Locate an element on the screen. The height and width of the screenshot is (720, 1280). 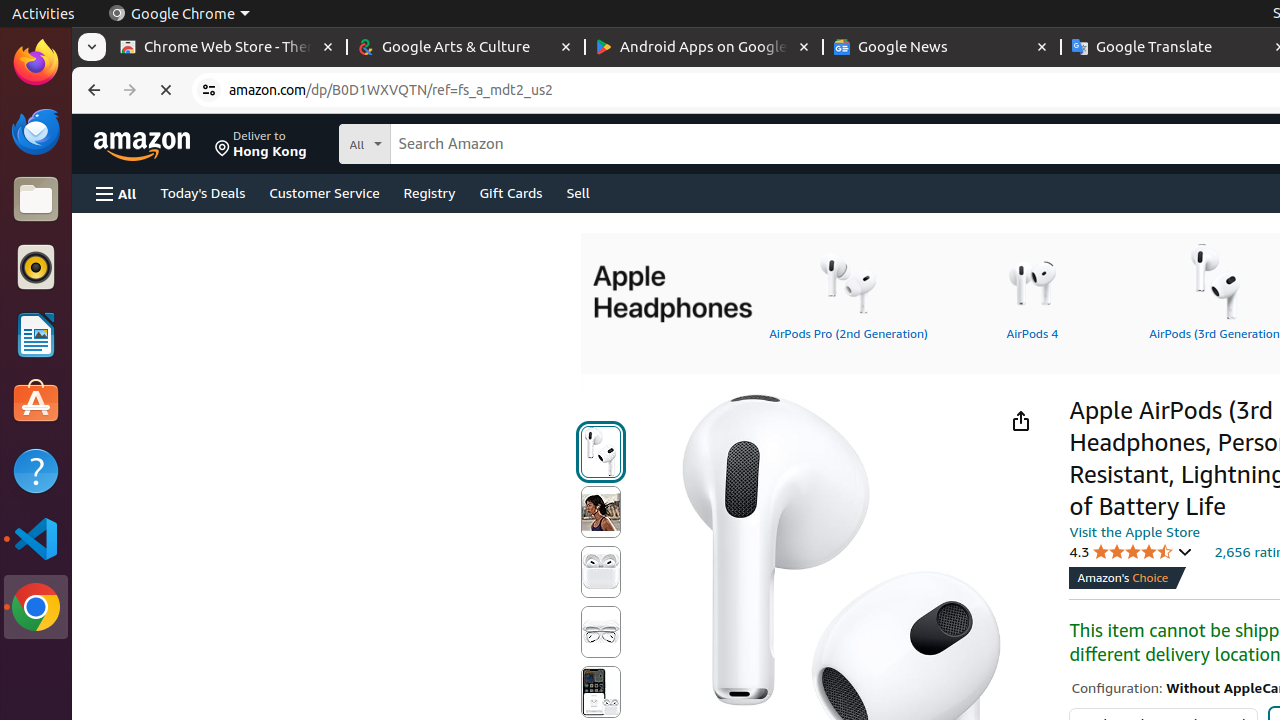
'LibreOffice Writer' is located at coordinates (35, 334).